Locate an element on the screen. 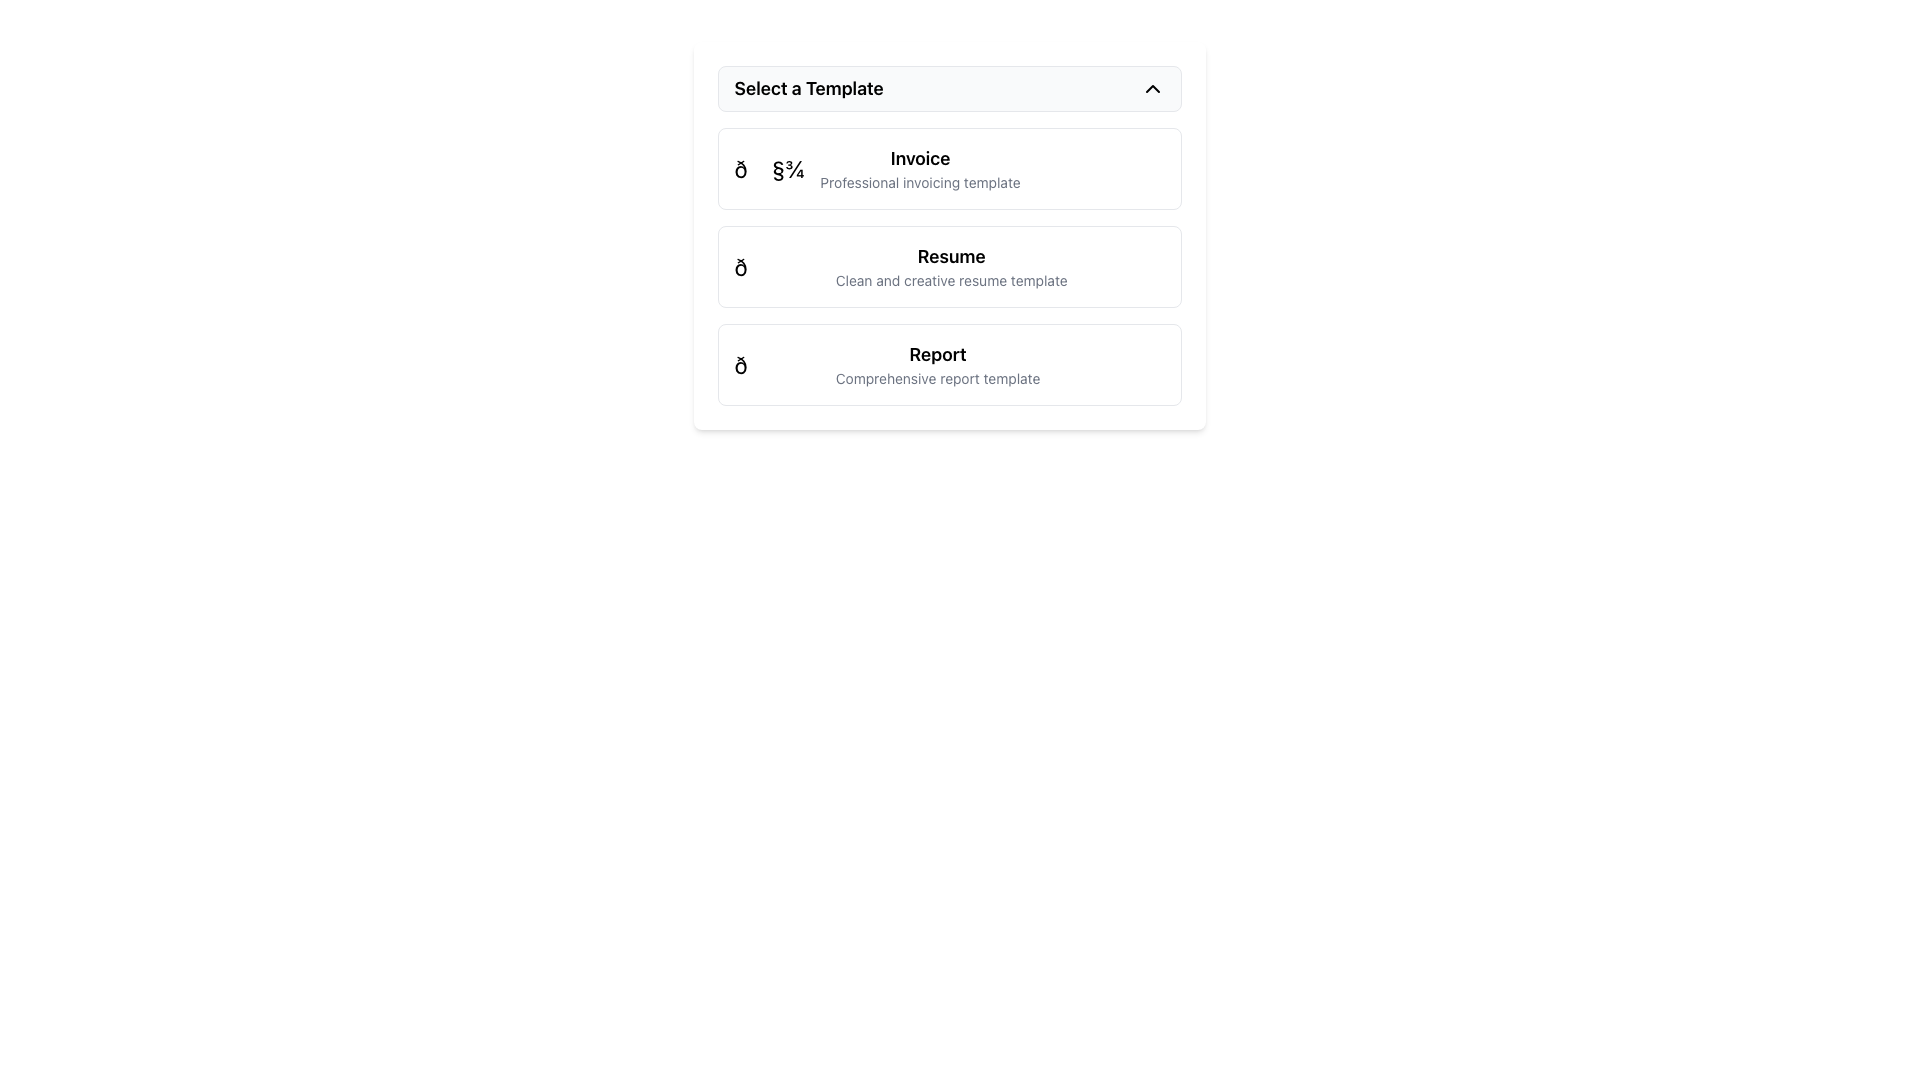  the 'Resume' text label, which is styled in bold and larger font size, located in the second card of a vertical list of templates is located at coordinates (950, 256).